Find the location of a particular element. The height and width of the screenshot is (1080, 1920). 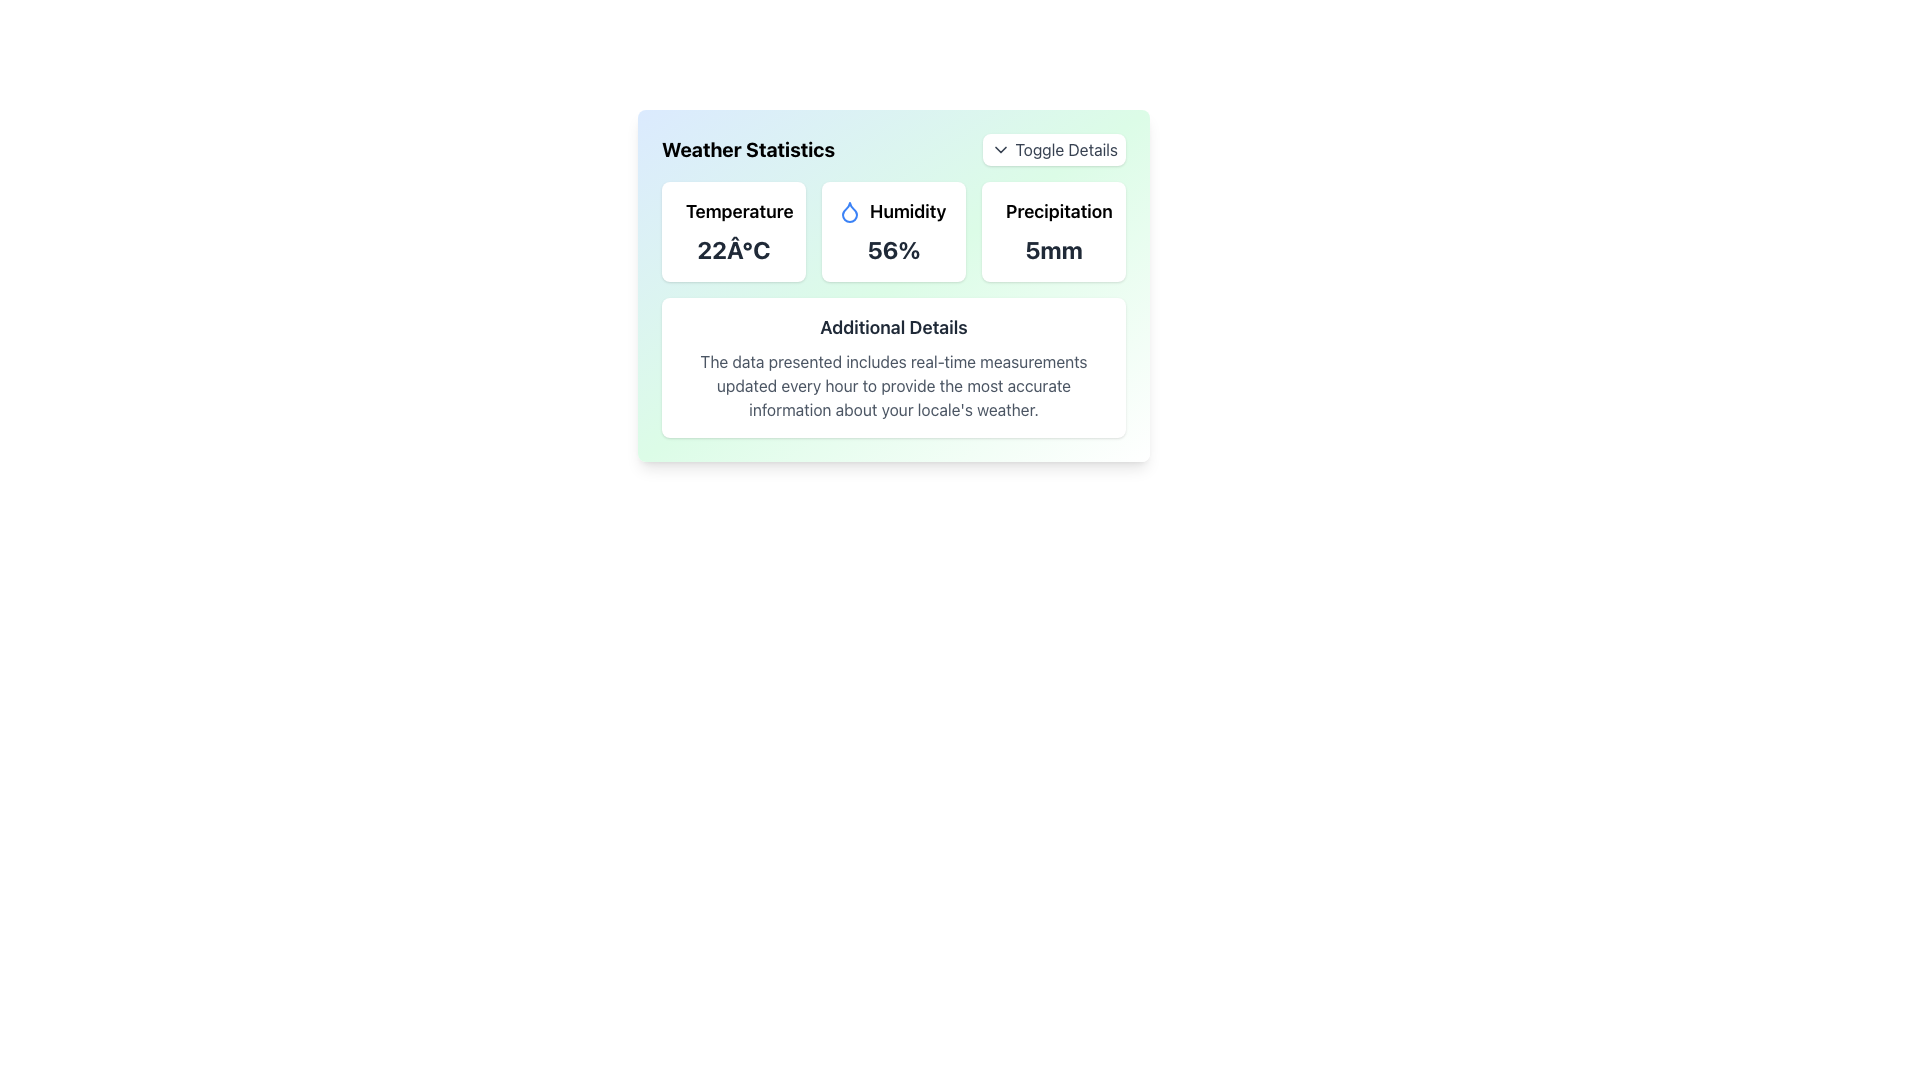

the 'Precipitation' text element with a rain cloud icon, located in the weather statistics section of the UI is located at coordinates (1053, 212).